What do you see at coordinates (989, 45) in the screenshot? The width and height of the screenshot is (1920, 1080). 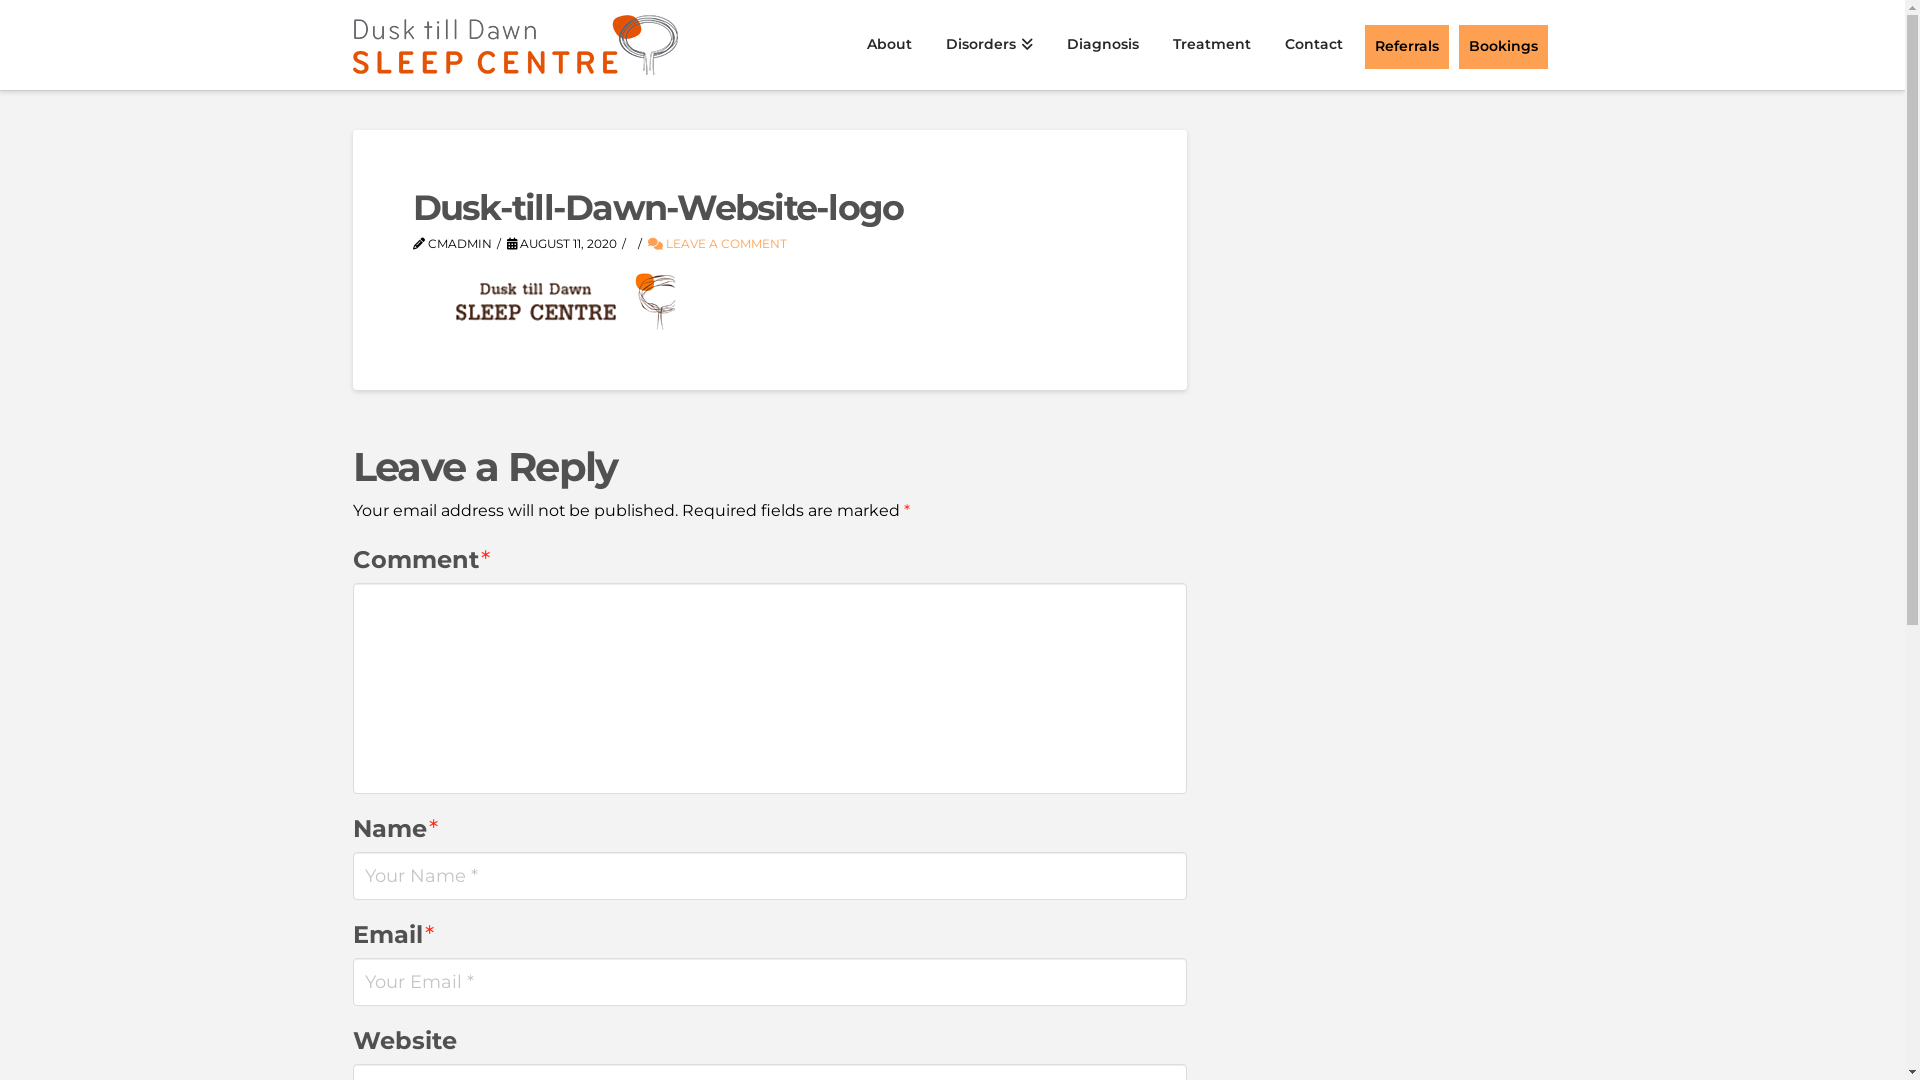 I see `'Disorders'` at bounding box center [989, 45].